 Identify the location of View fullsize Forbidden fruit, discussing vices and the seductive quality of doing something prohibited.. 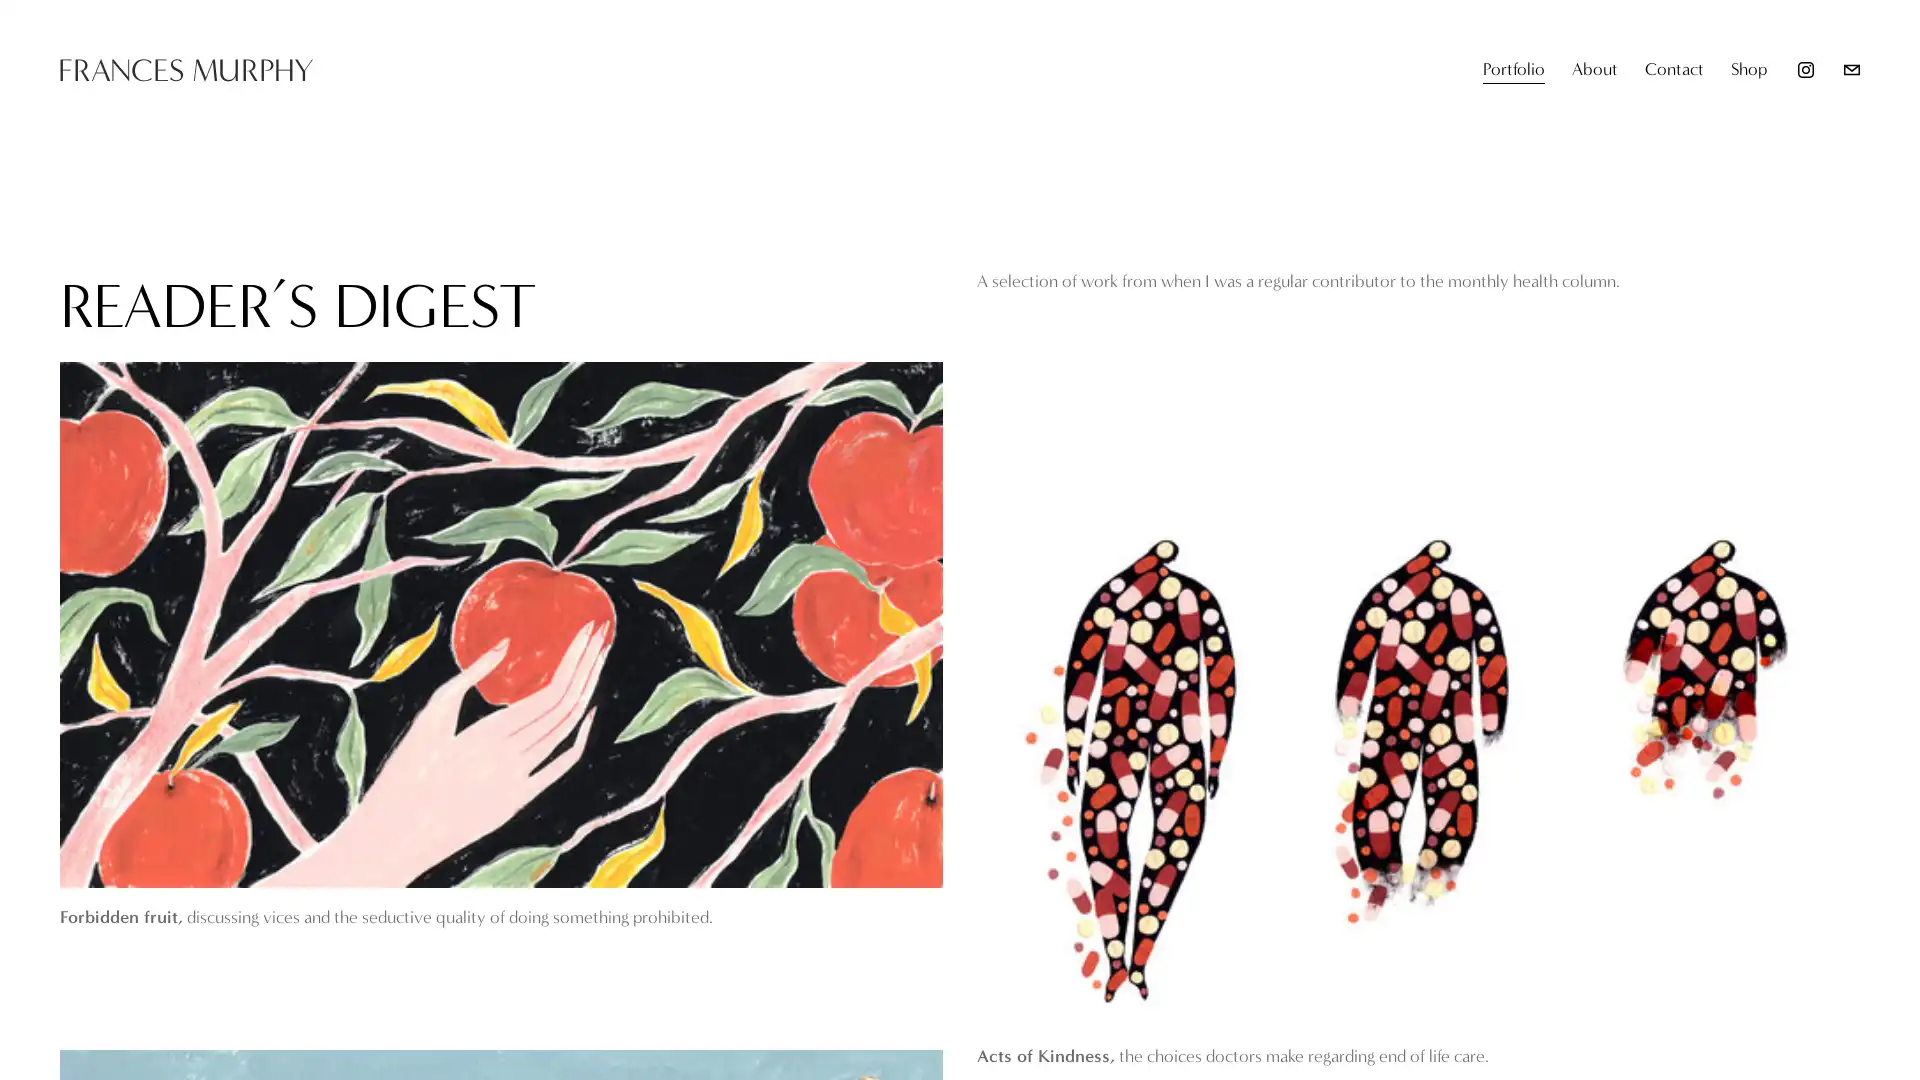
(501, 623).